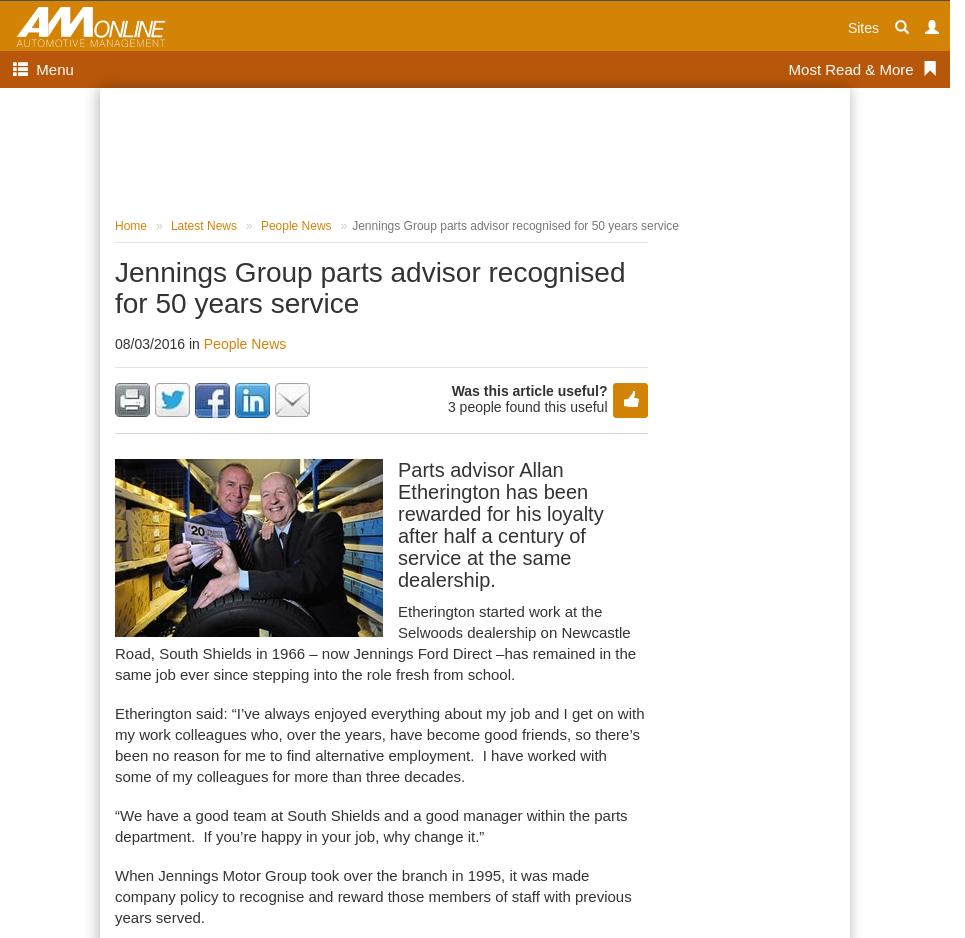 The image size is (965, 938). I want to click on 'Sites', so click(862, 28).